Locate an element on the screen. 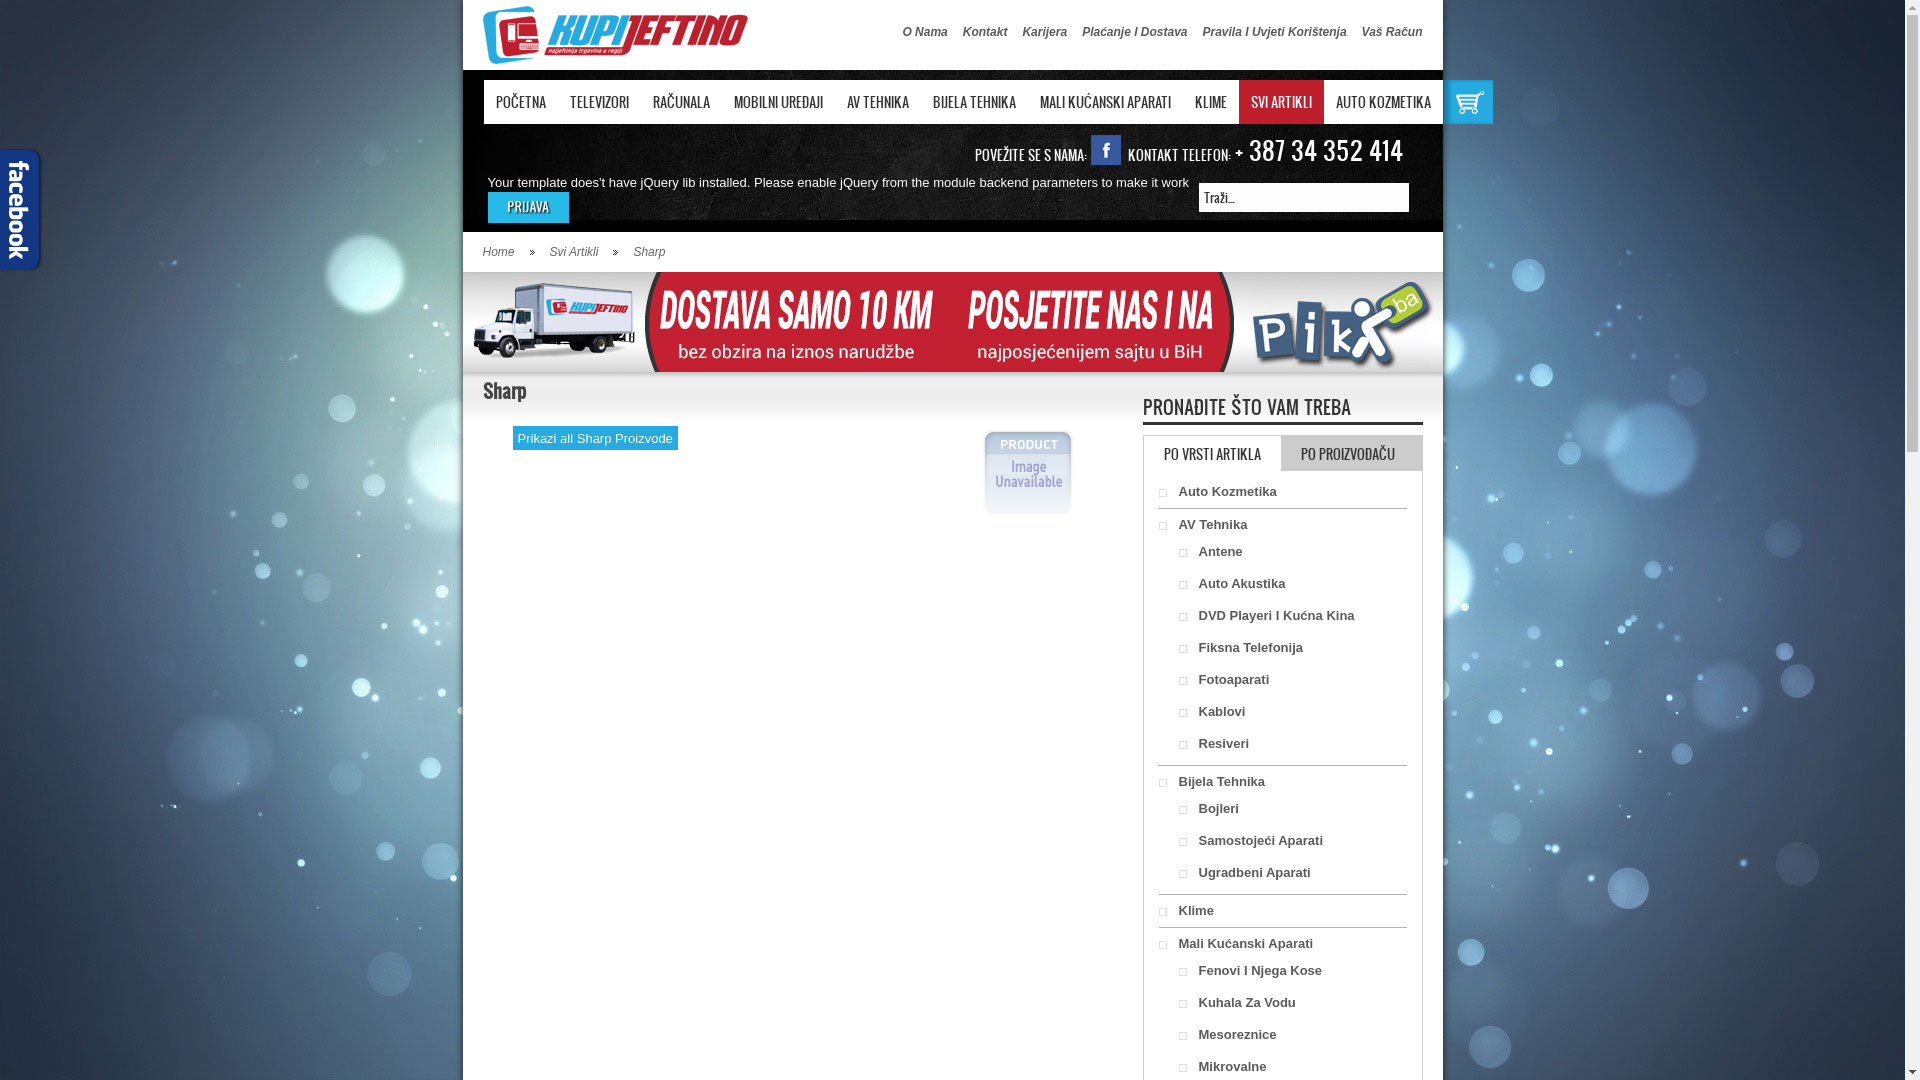 The image size is (1920, 1080). 'BIJELA TEHNIKA' is located at coordinates (973, 101).